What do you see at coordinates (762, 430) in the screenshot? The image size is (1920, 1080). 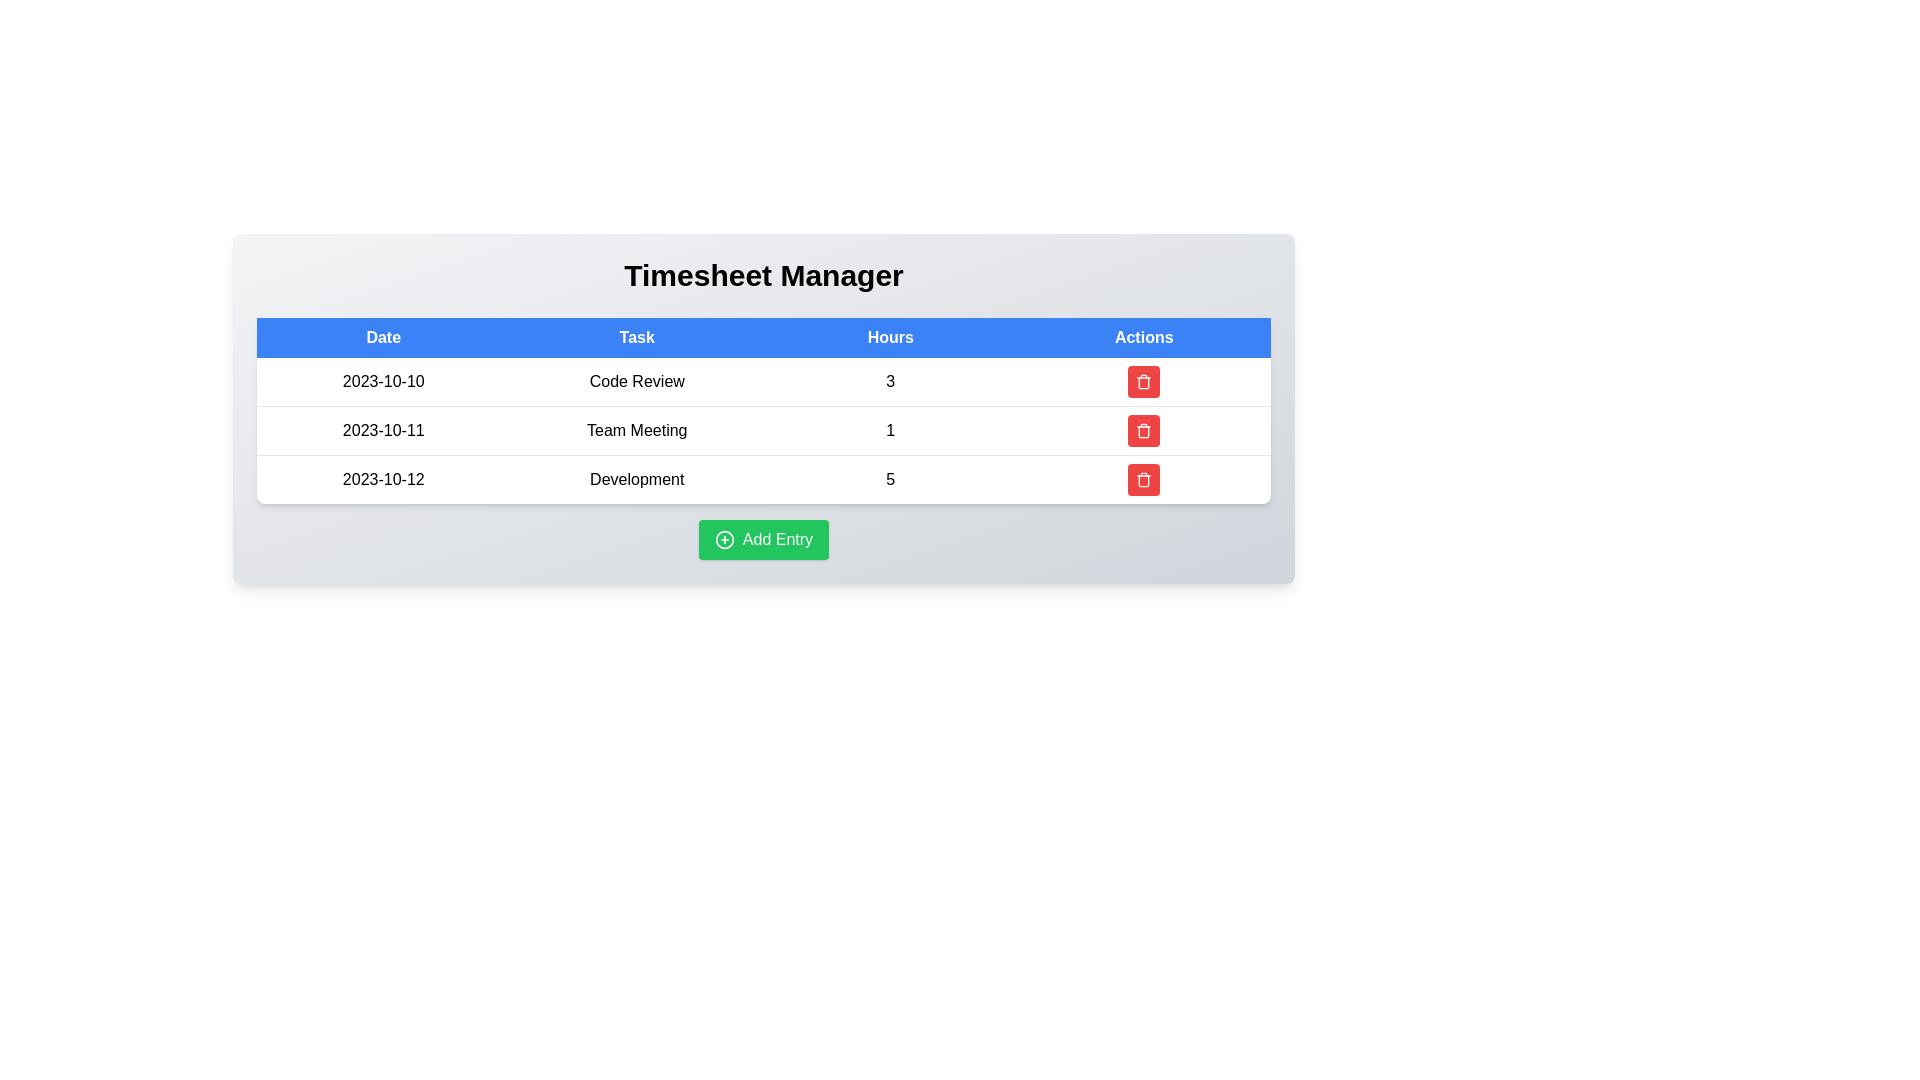 I see `contents of the second row in the timesheet table under 'Timesheet Manager', which includes task details and hours for the specified date` at bounding box center [762, 430].